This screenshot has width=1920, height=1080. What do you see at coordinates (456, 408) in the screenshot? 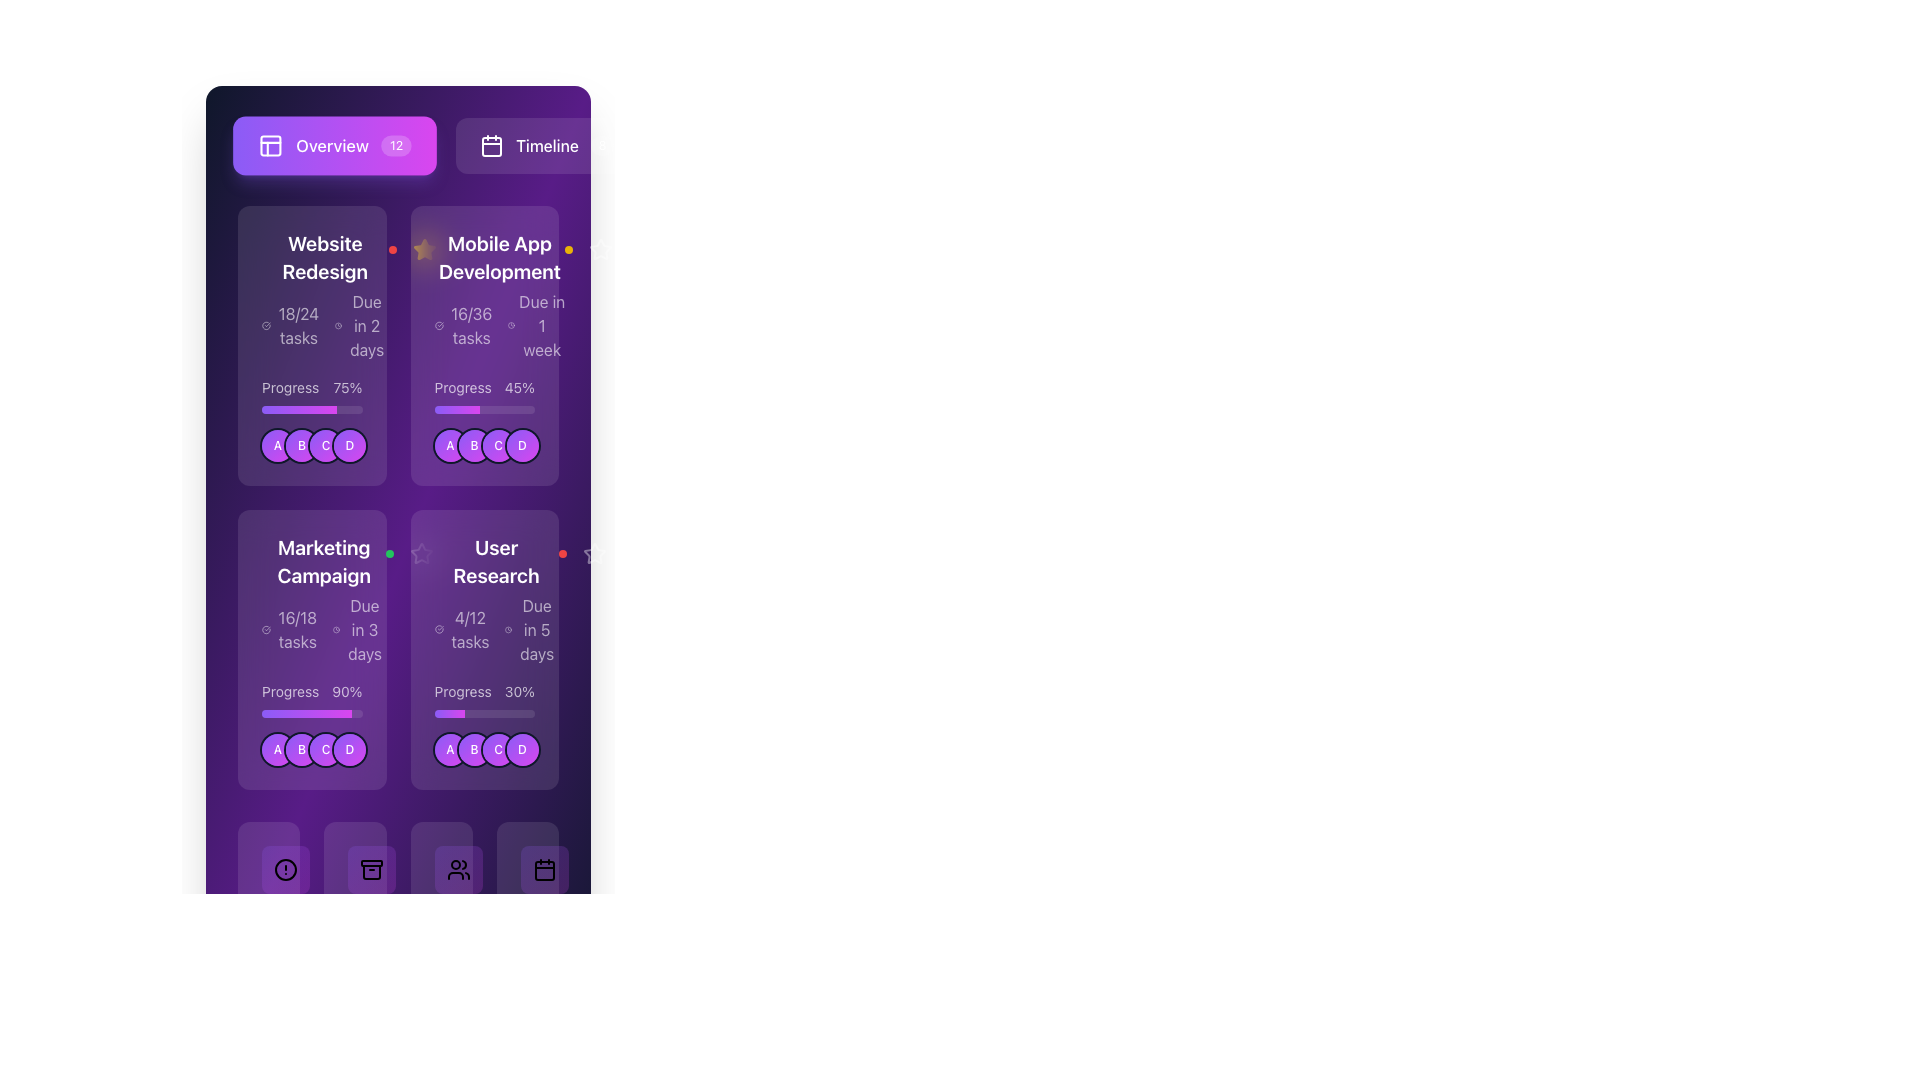
I see `the decorative progress bar segment colored with a gradient transitioning from violet to fuchsia, representing 45% of the bar's width, located in the middle section of the 'Mobile App Development' card` at bounding box center [456, 408].